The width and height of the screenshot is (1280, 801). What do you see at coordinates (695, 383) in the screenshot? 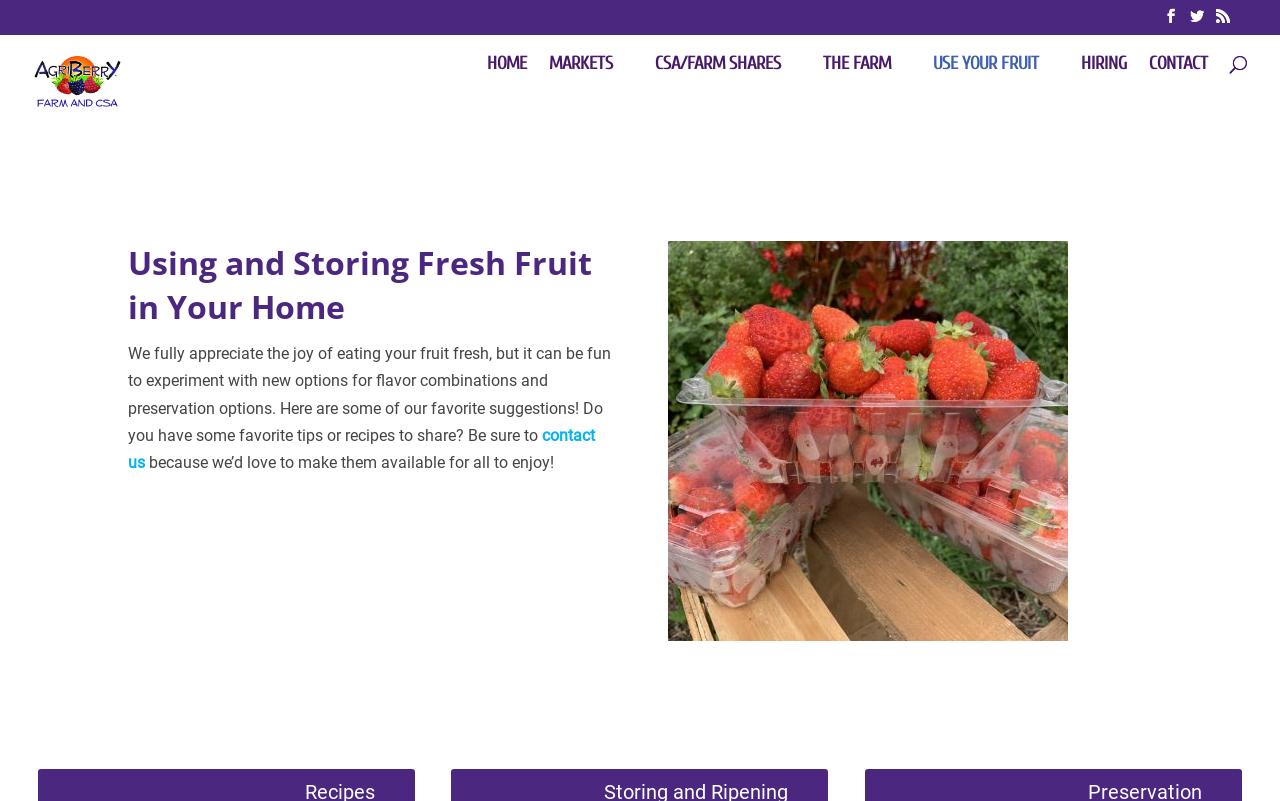
I see `'CSA/Farm Share FAQs'` at bounding box center [695, 383].